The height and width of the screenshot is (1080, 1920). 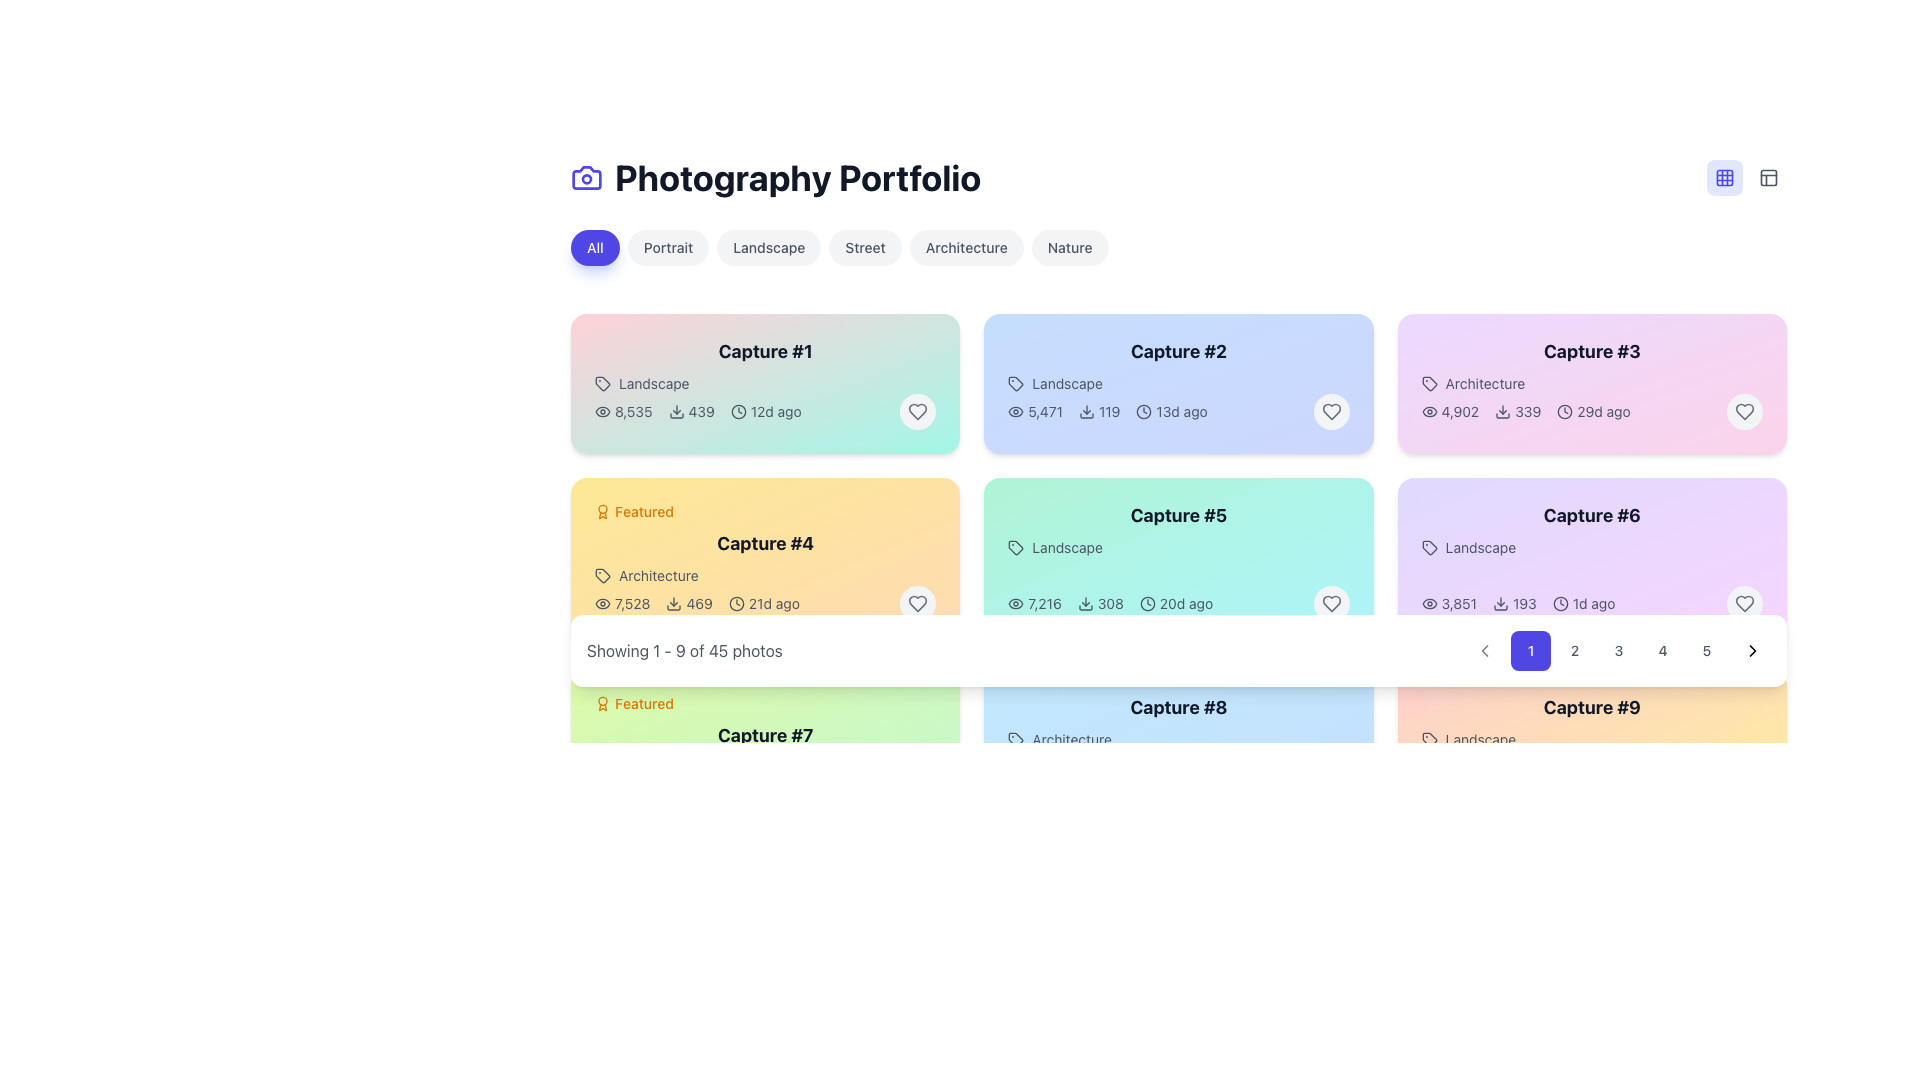 I want to click on the heart-shaped icon button located in the top-right corner of the 'Capture #3' card, so click(x=1744, y=411).